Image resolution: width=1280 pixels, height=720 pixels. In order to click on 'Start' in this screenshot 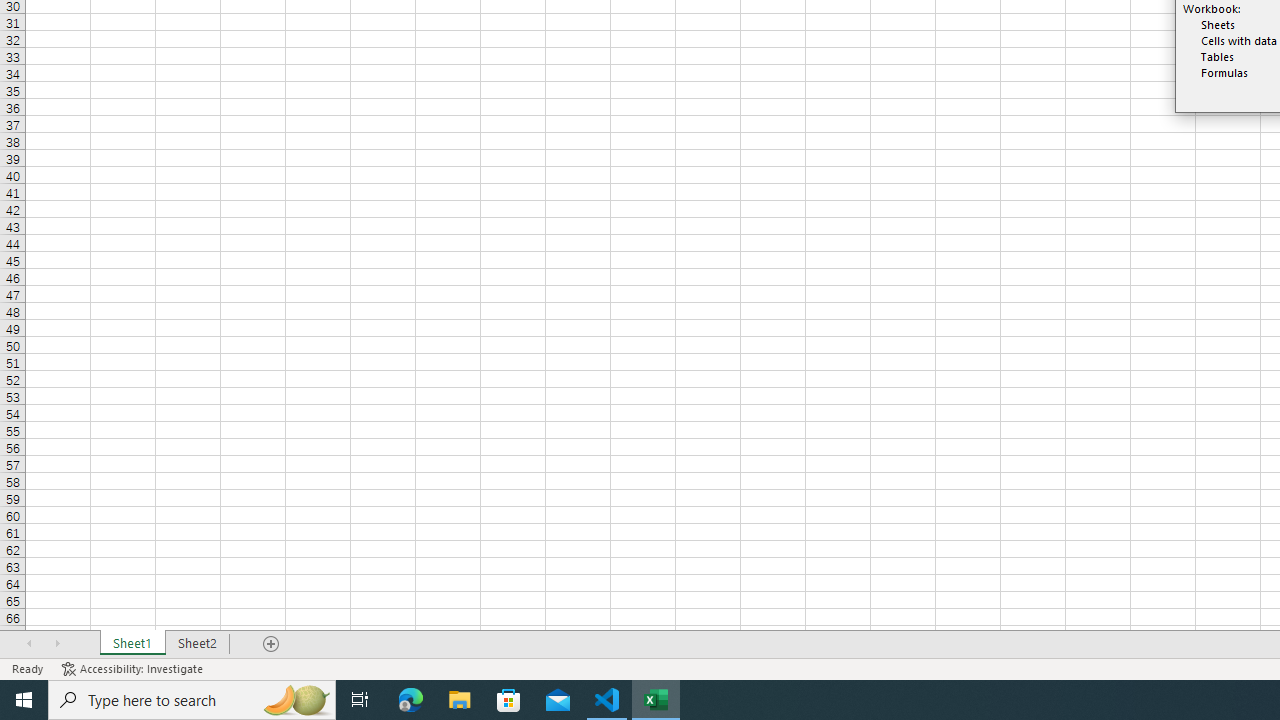, I will do `click(24, 698)`.